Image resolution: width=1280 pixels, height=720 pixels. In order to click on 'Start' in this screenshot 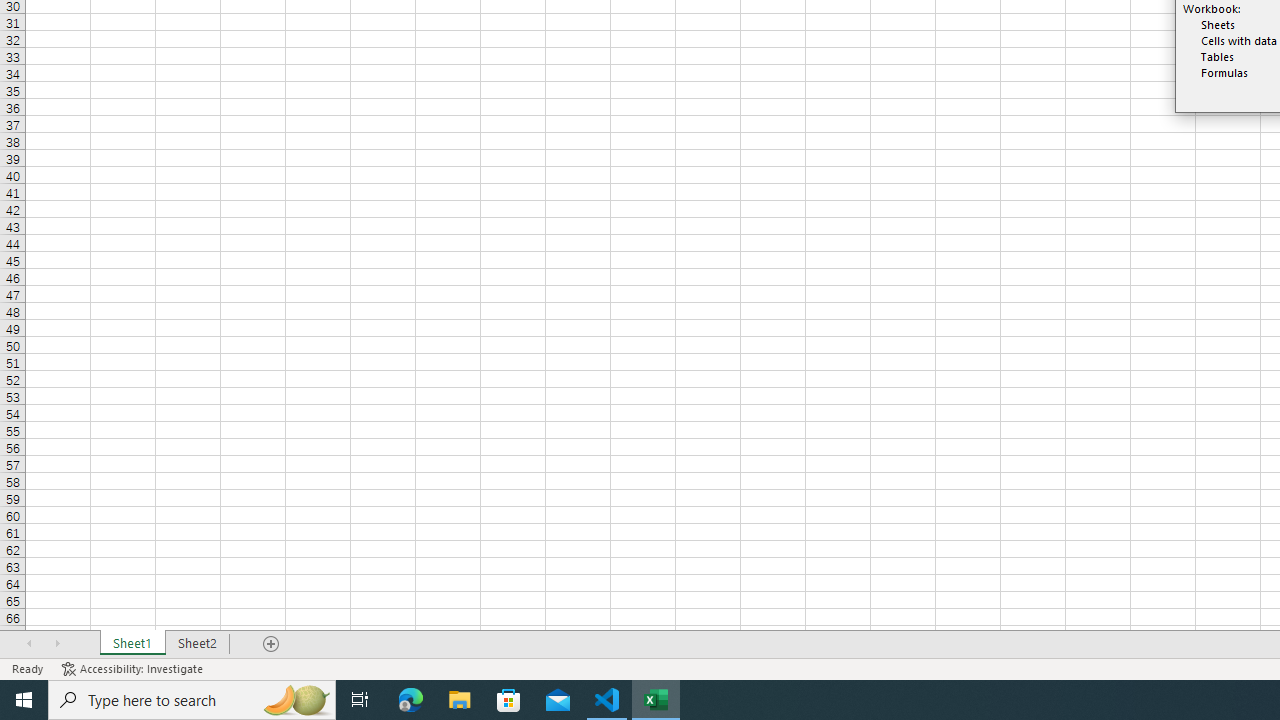, I will do `click(24, 698)`.